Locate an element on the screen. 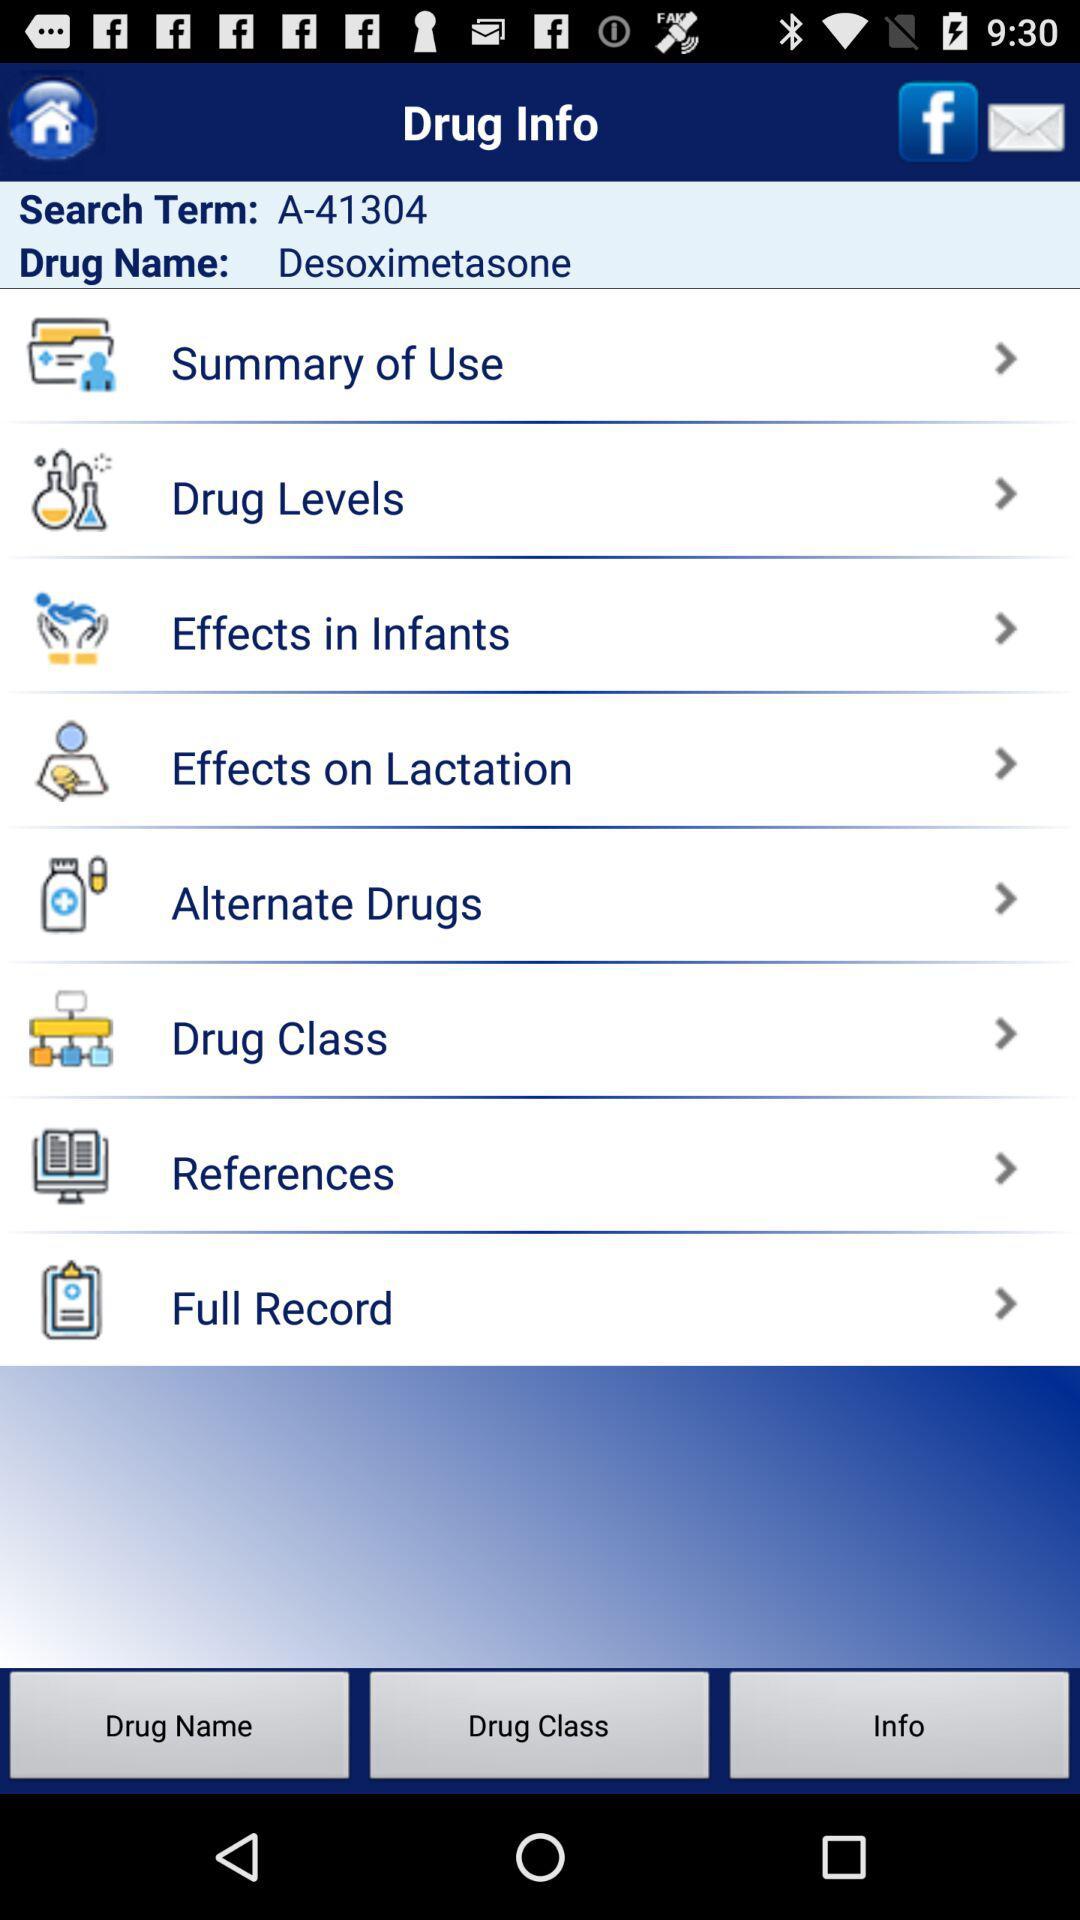 The image size is (1080, 1920). the folder icon is located at coordinates (70, 379).